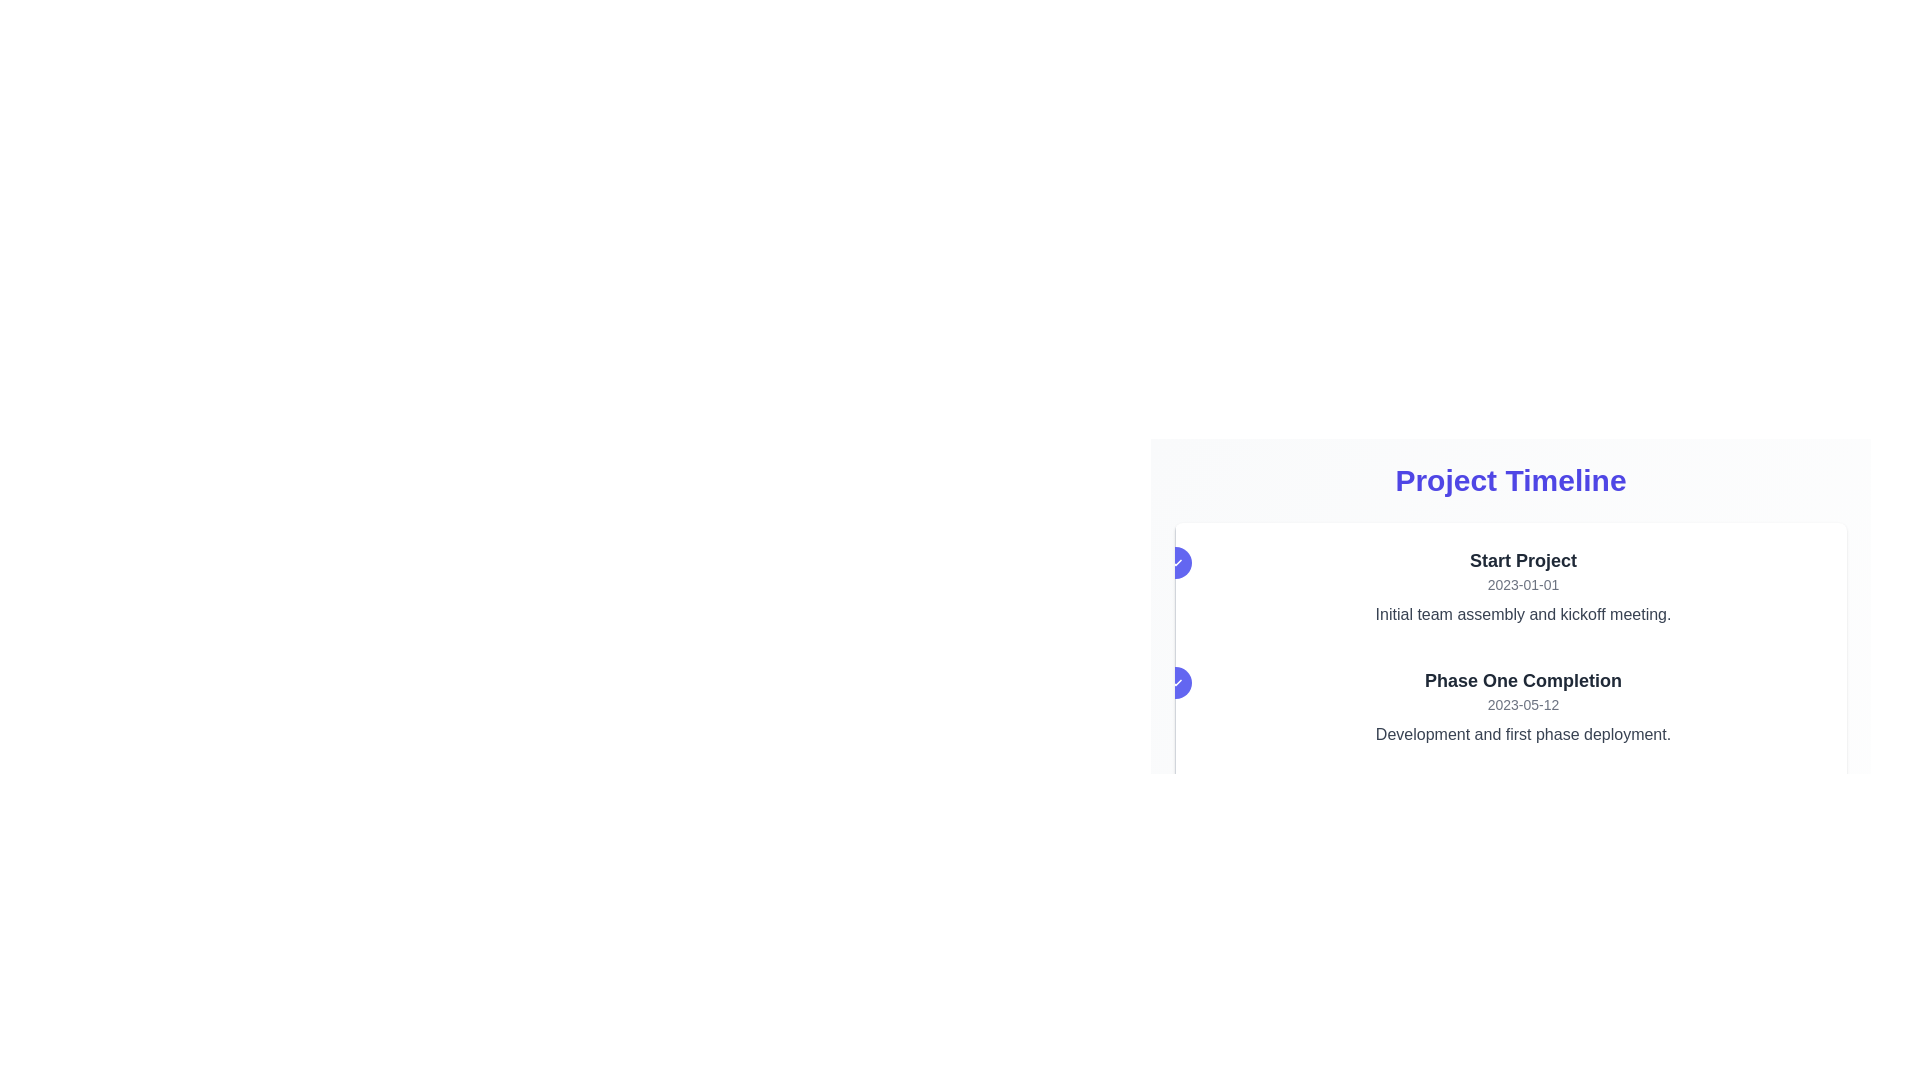 This screenshot has height=1080, width=1920. I want to click on the button, so click(1176, 681).